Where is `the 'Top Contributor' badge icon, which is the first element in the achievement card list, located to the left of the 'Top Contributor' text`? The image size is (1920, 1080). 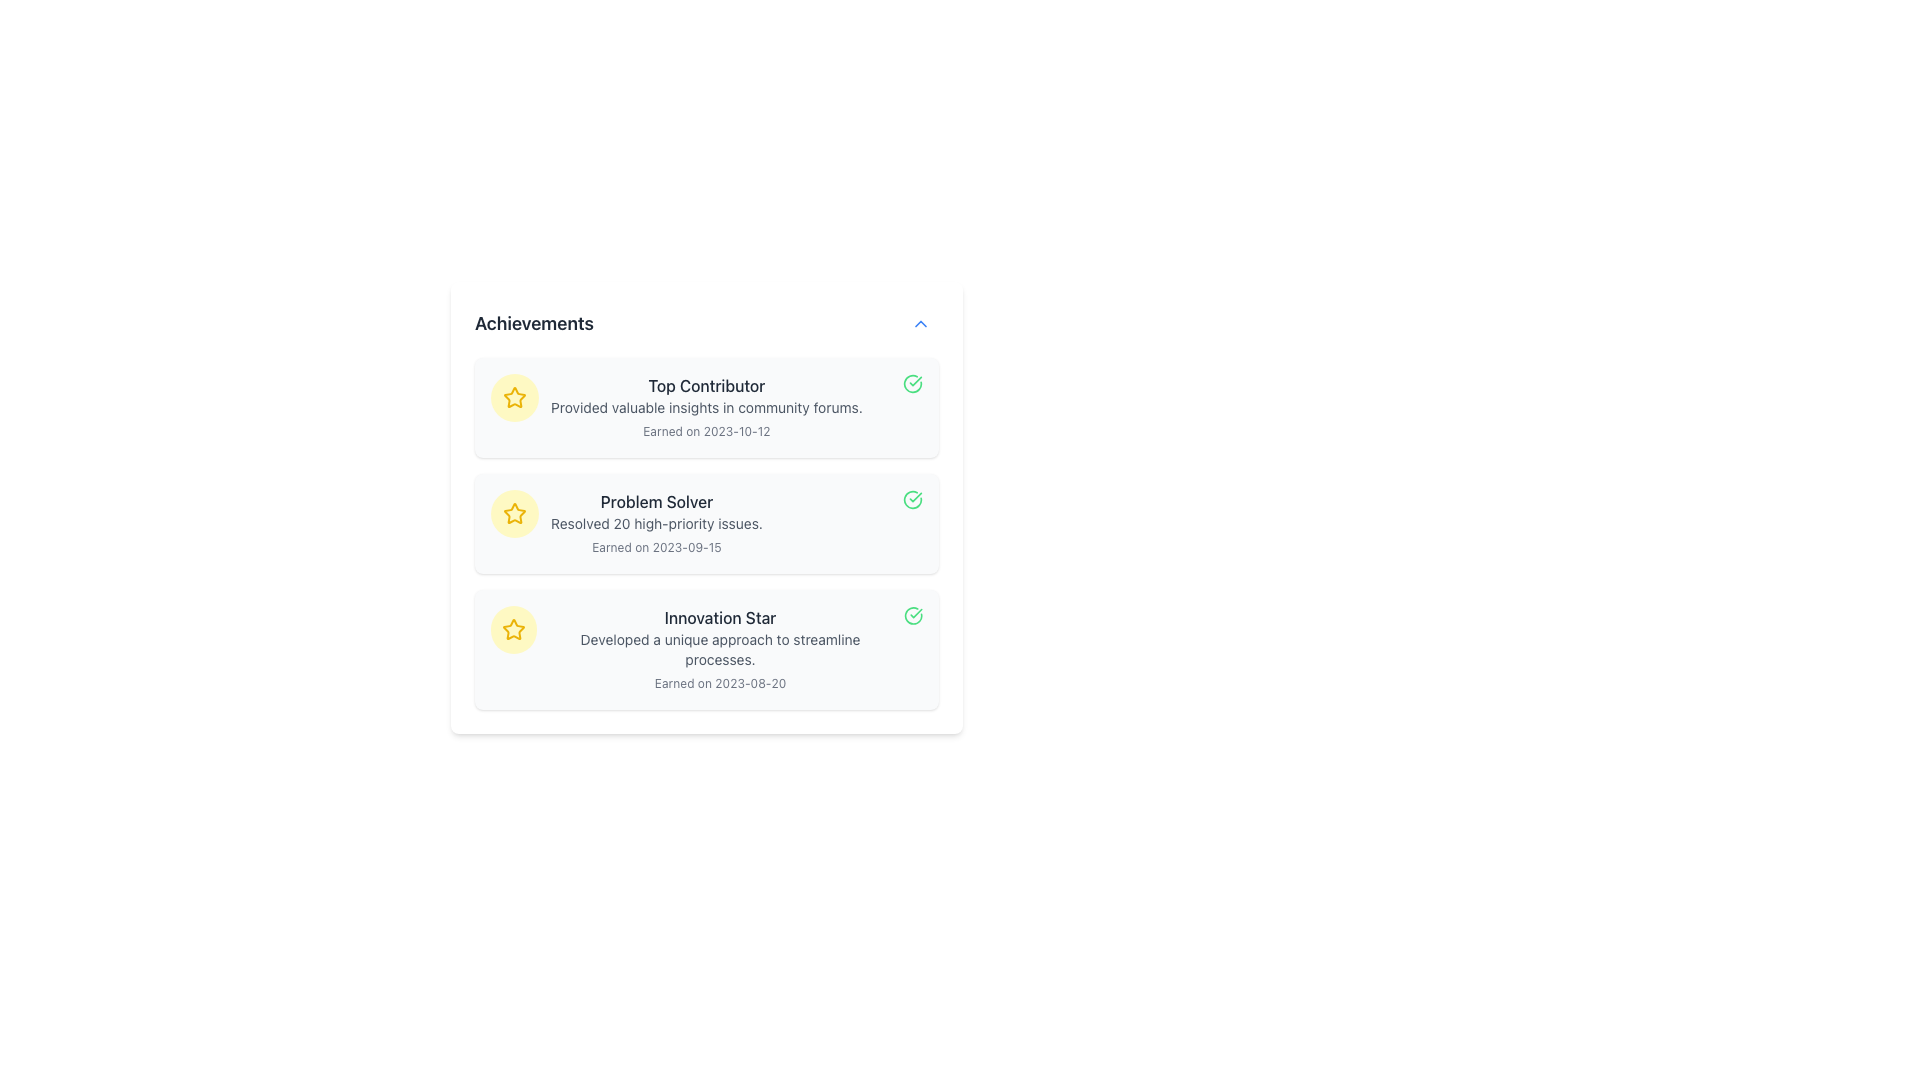
the 'Top Contributor' badge icon, which is the first element in the achievement card list, located to the left of the 'Top Contributor' text is located at coordinates (514, 397).